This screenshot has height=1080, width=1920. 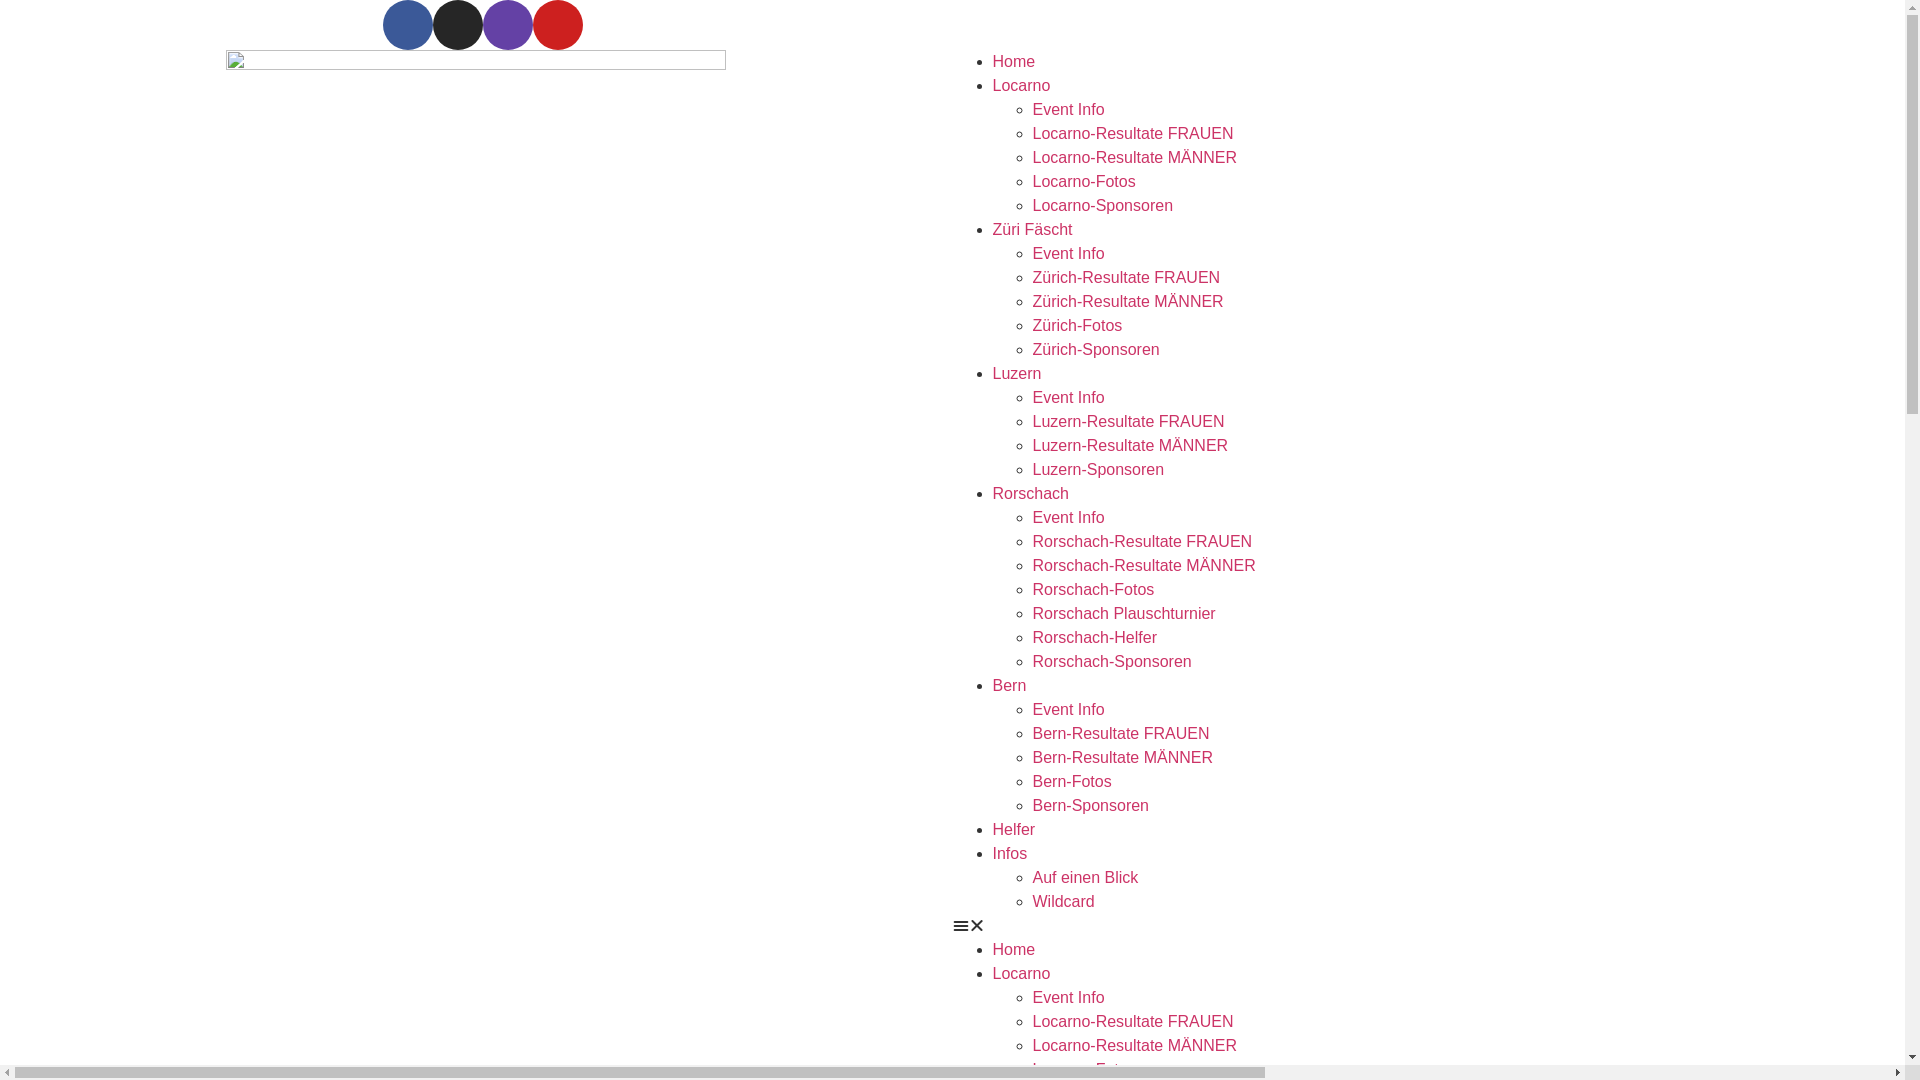 What do you see at coordinates (1030, 493) in the screenshot?
I see `'Rorschach'` at bounding box center [1030, 493].